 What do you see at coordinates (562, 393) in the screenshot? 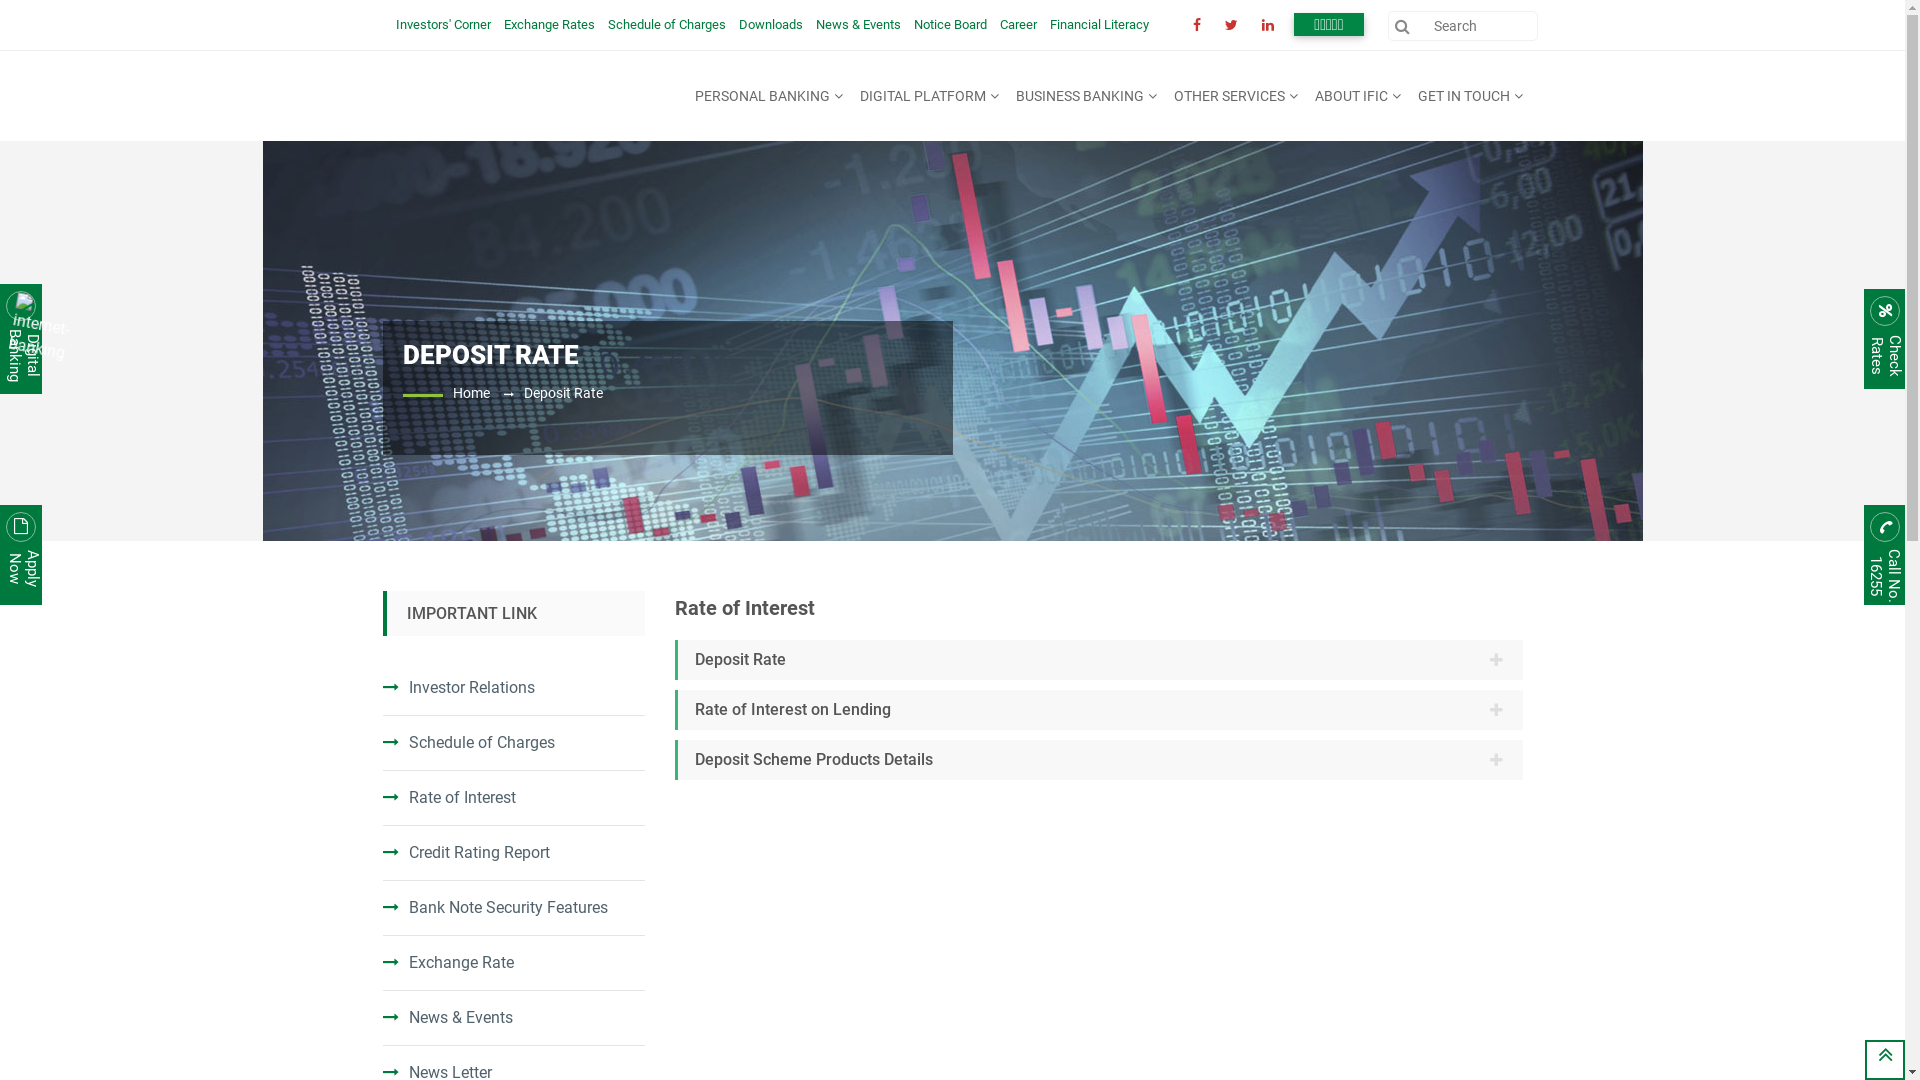
I see `'Deposit Rate'` at bounding box center [562, 393].